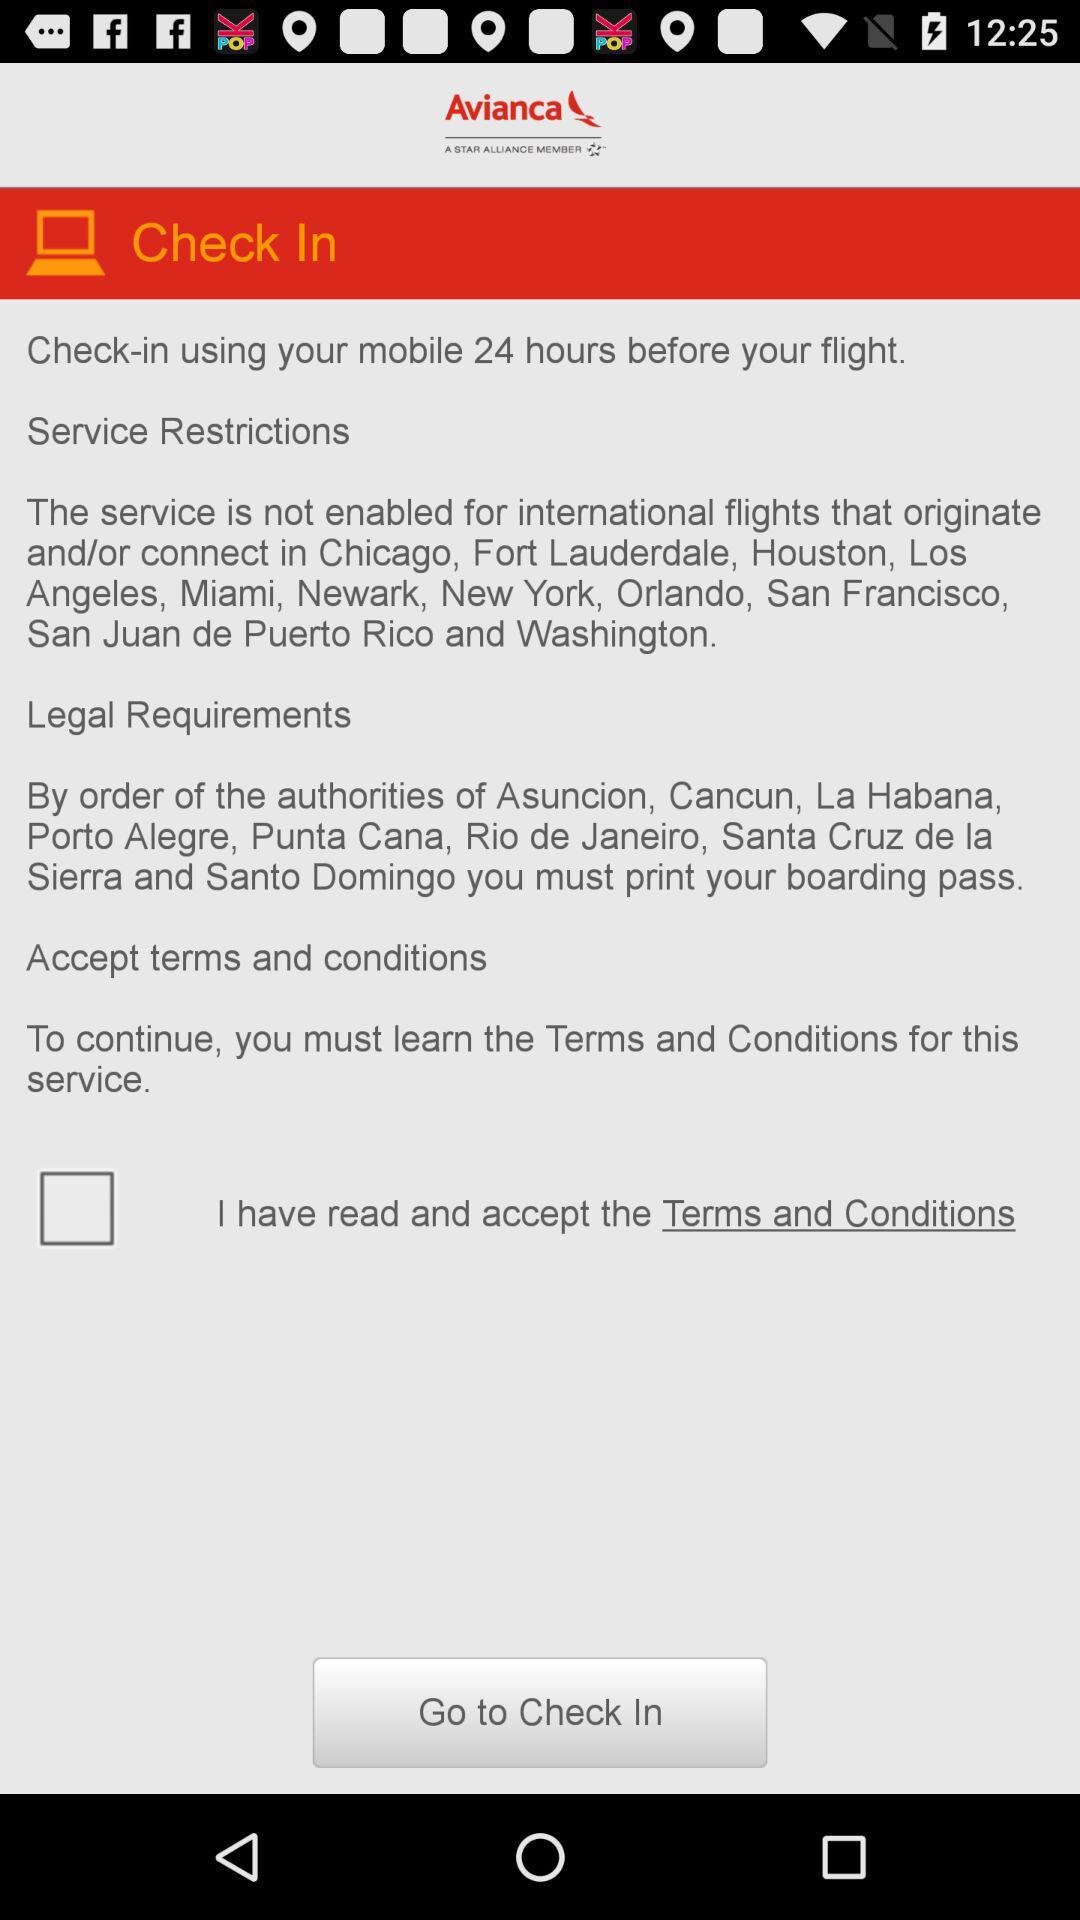  What do you see at coordinates (108, 1205) in the screenshot?
I see `the app next to the i have read` at bounding box center [108, 1205].